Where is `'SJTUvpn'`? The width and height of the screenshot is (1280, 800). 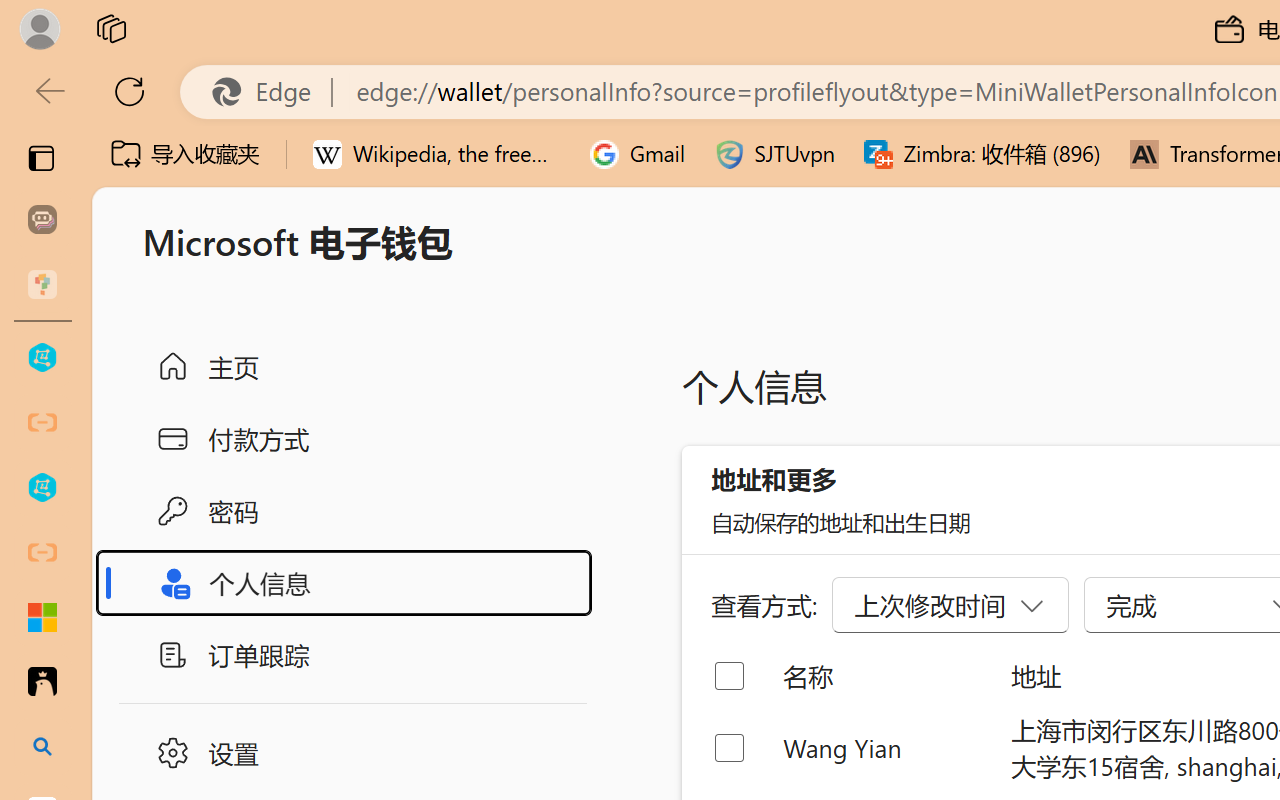 'SJTUvpn' is located at coordinates (773, 154).